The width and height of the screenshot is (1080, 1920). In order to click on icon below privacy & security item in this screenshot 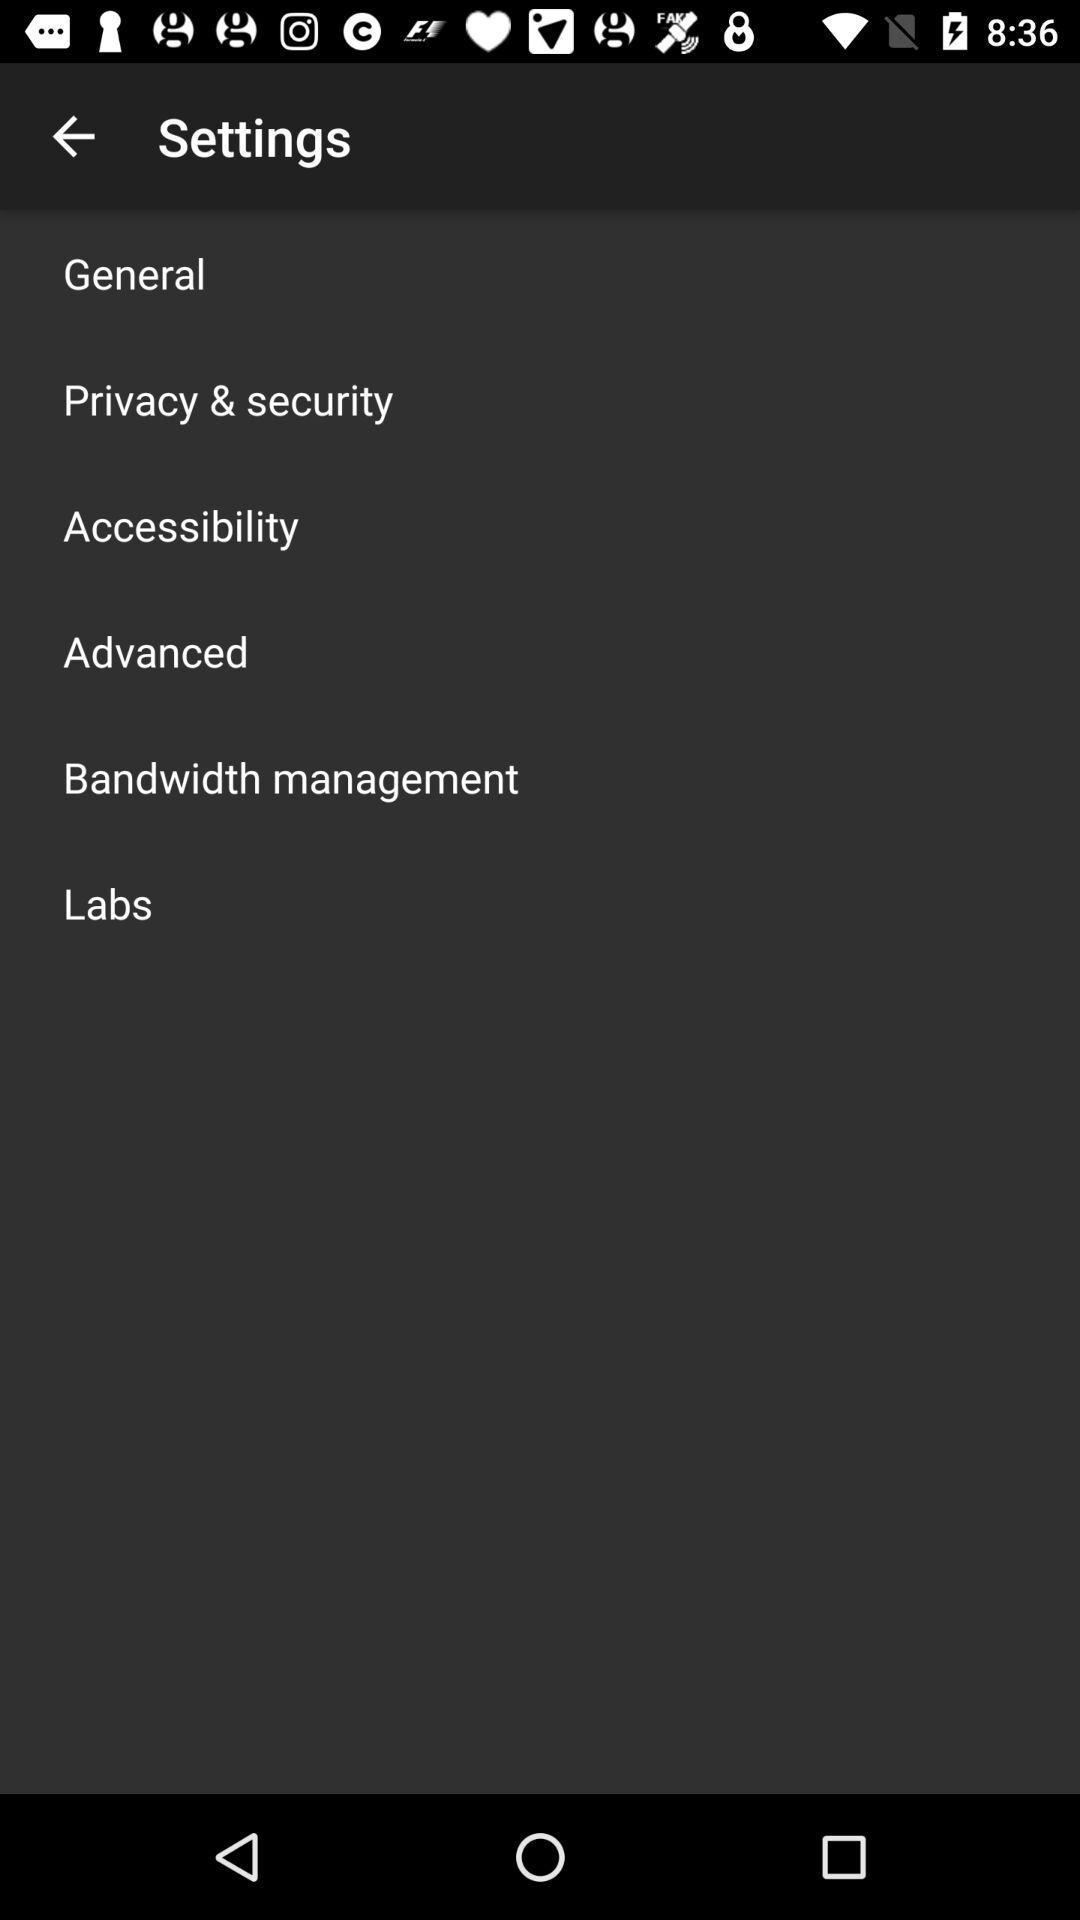, I will do `click(181, 524)`.